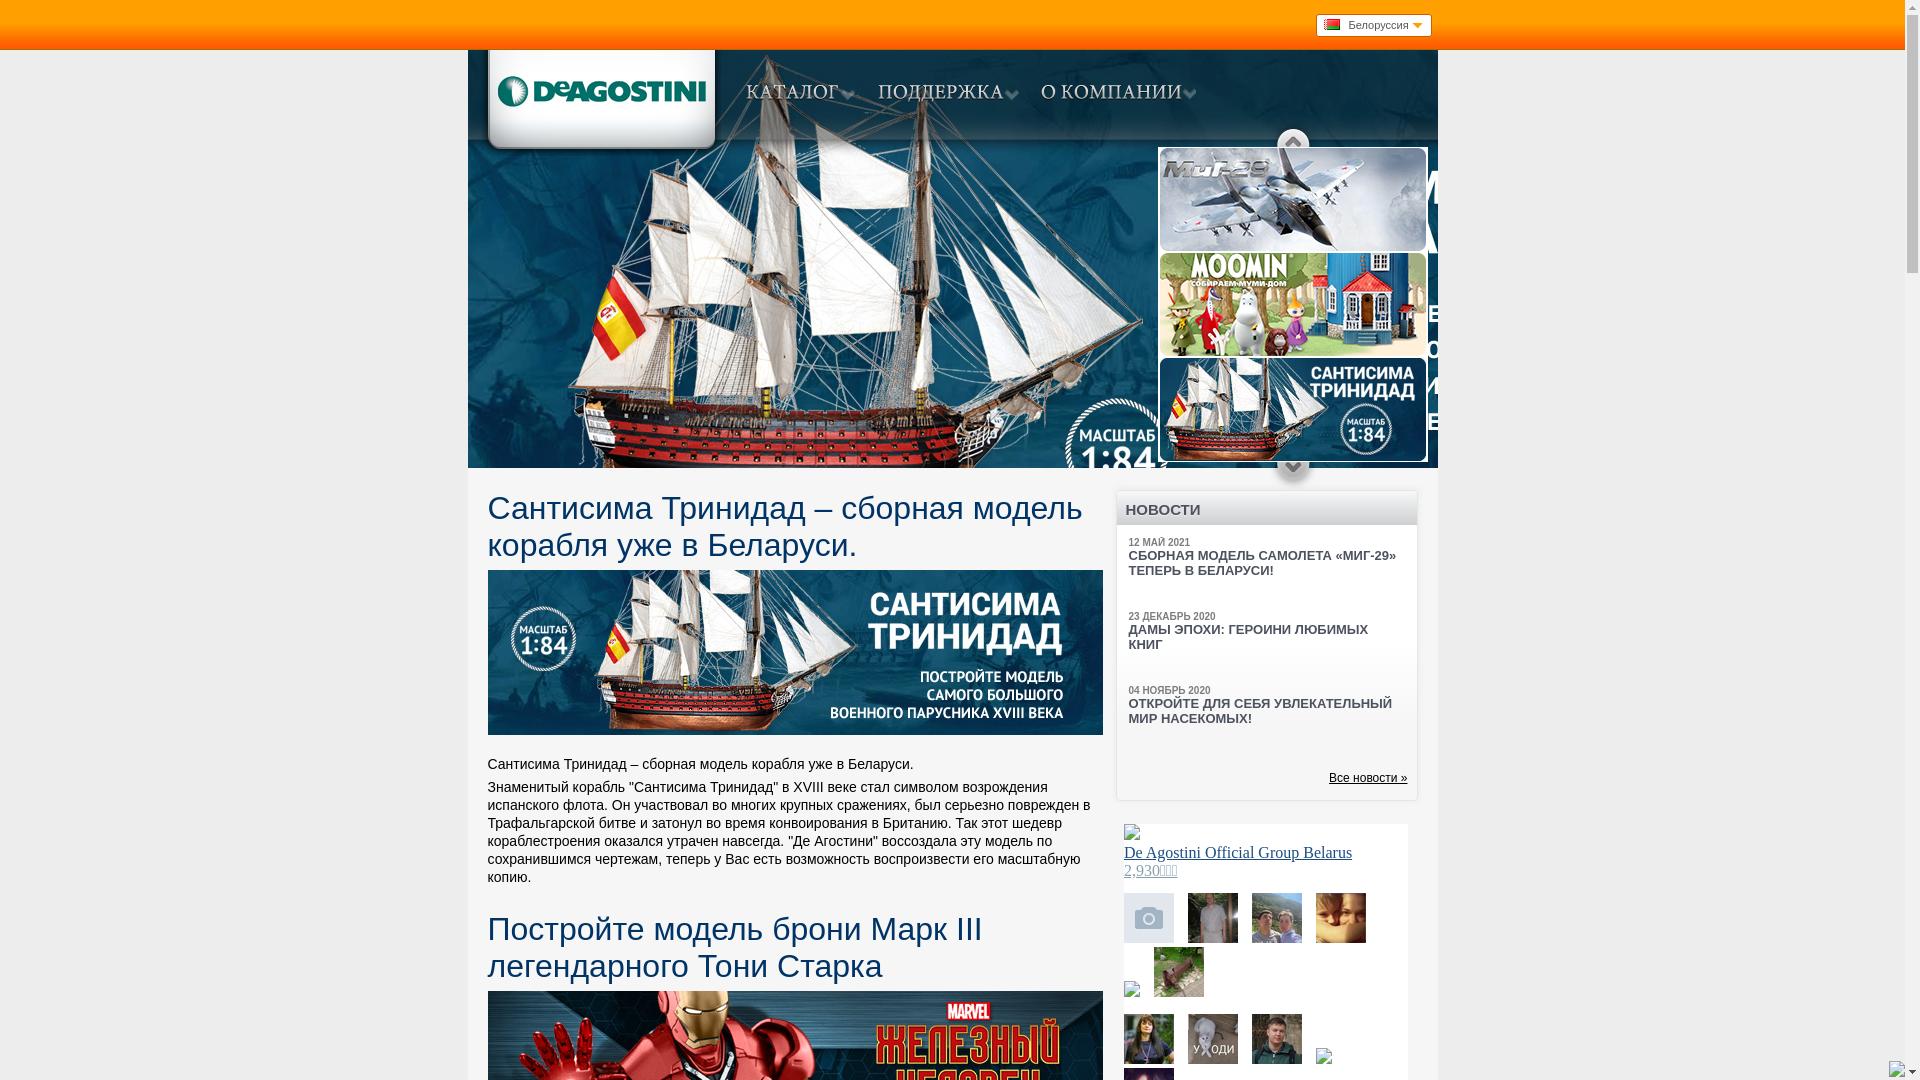 The image size is (1920, 1080). What do you see at coordinates (1292, 473) in the screenshot?
I see `'Scroll down'` at bounding box center [1292, 473].